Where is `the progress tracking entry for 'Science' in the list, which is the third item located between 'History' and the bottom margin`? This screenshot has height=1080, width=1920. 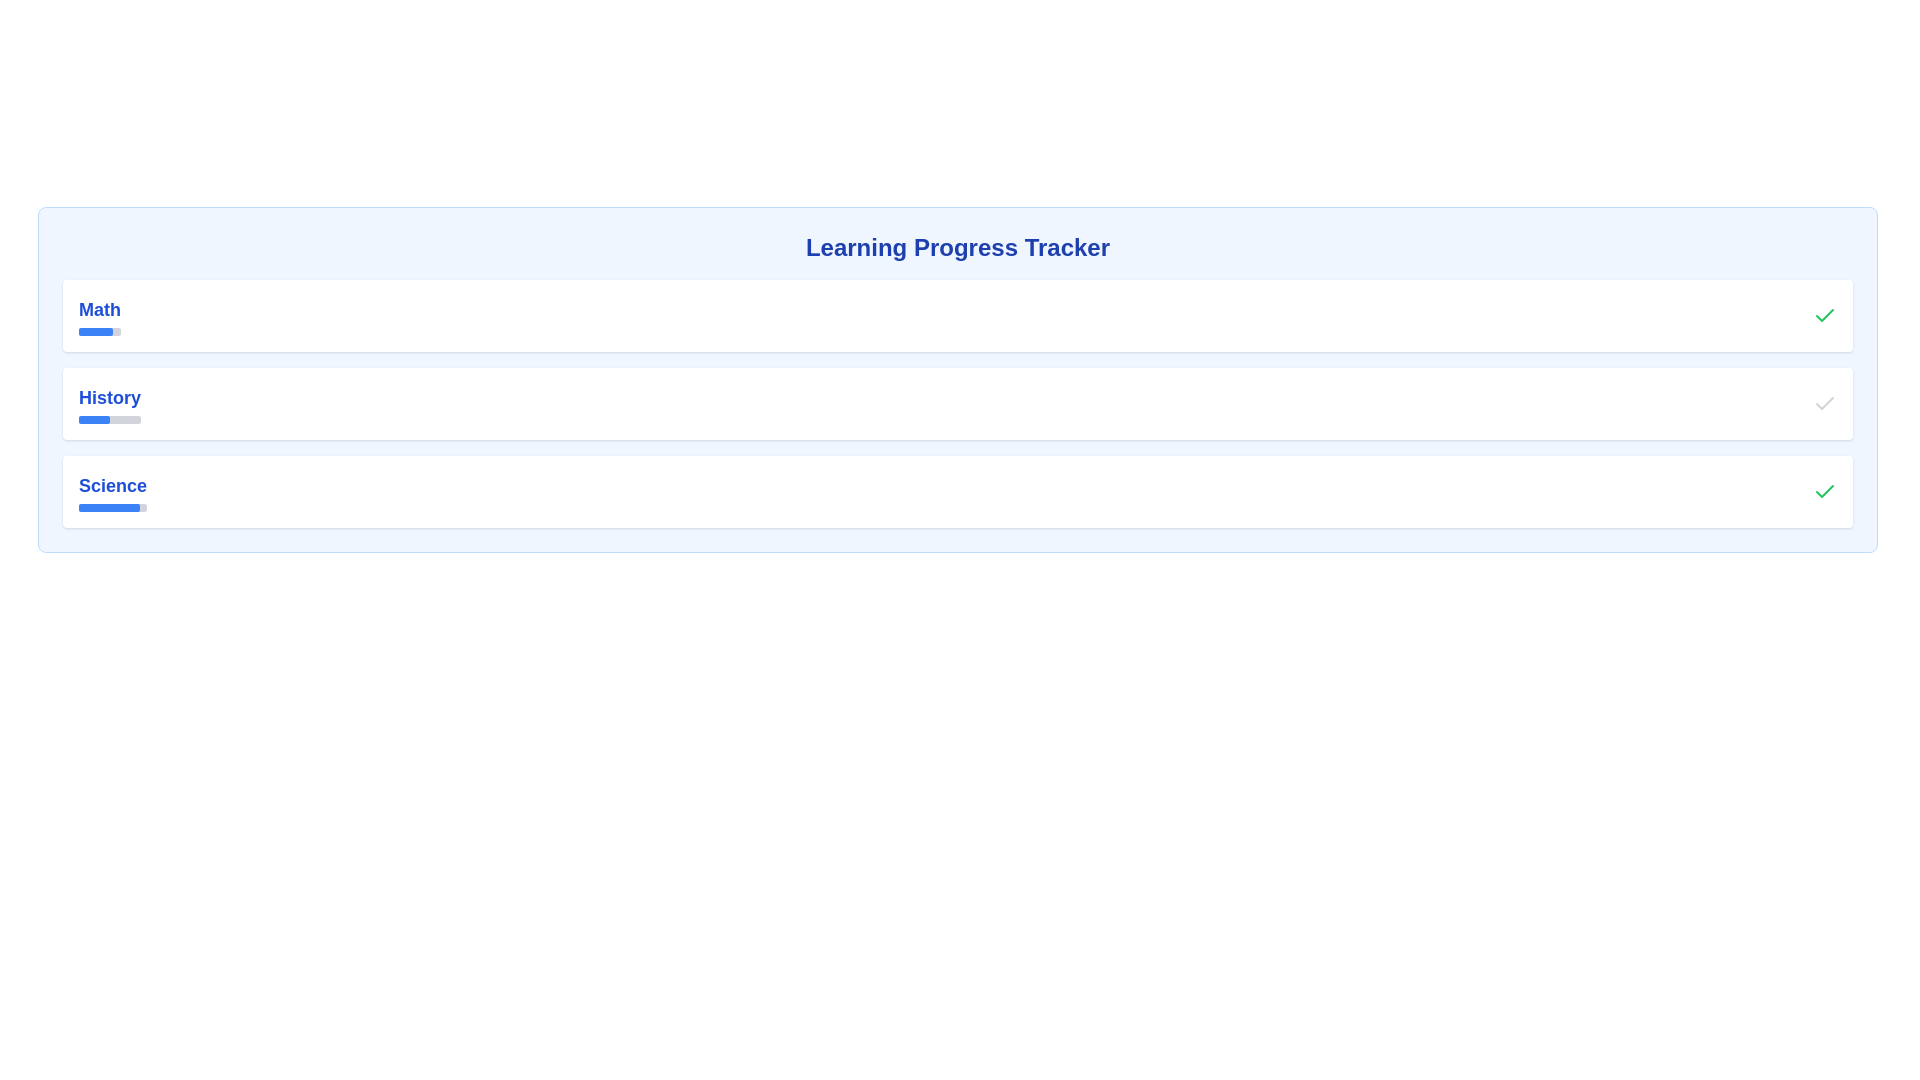
the progress tracking entry for 'Science' in the list, which is the third item located between 'History' and the bottom margin is located at coordinates (957, 492).